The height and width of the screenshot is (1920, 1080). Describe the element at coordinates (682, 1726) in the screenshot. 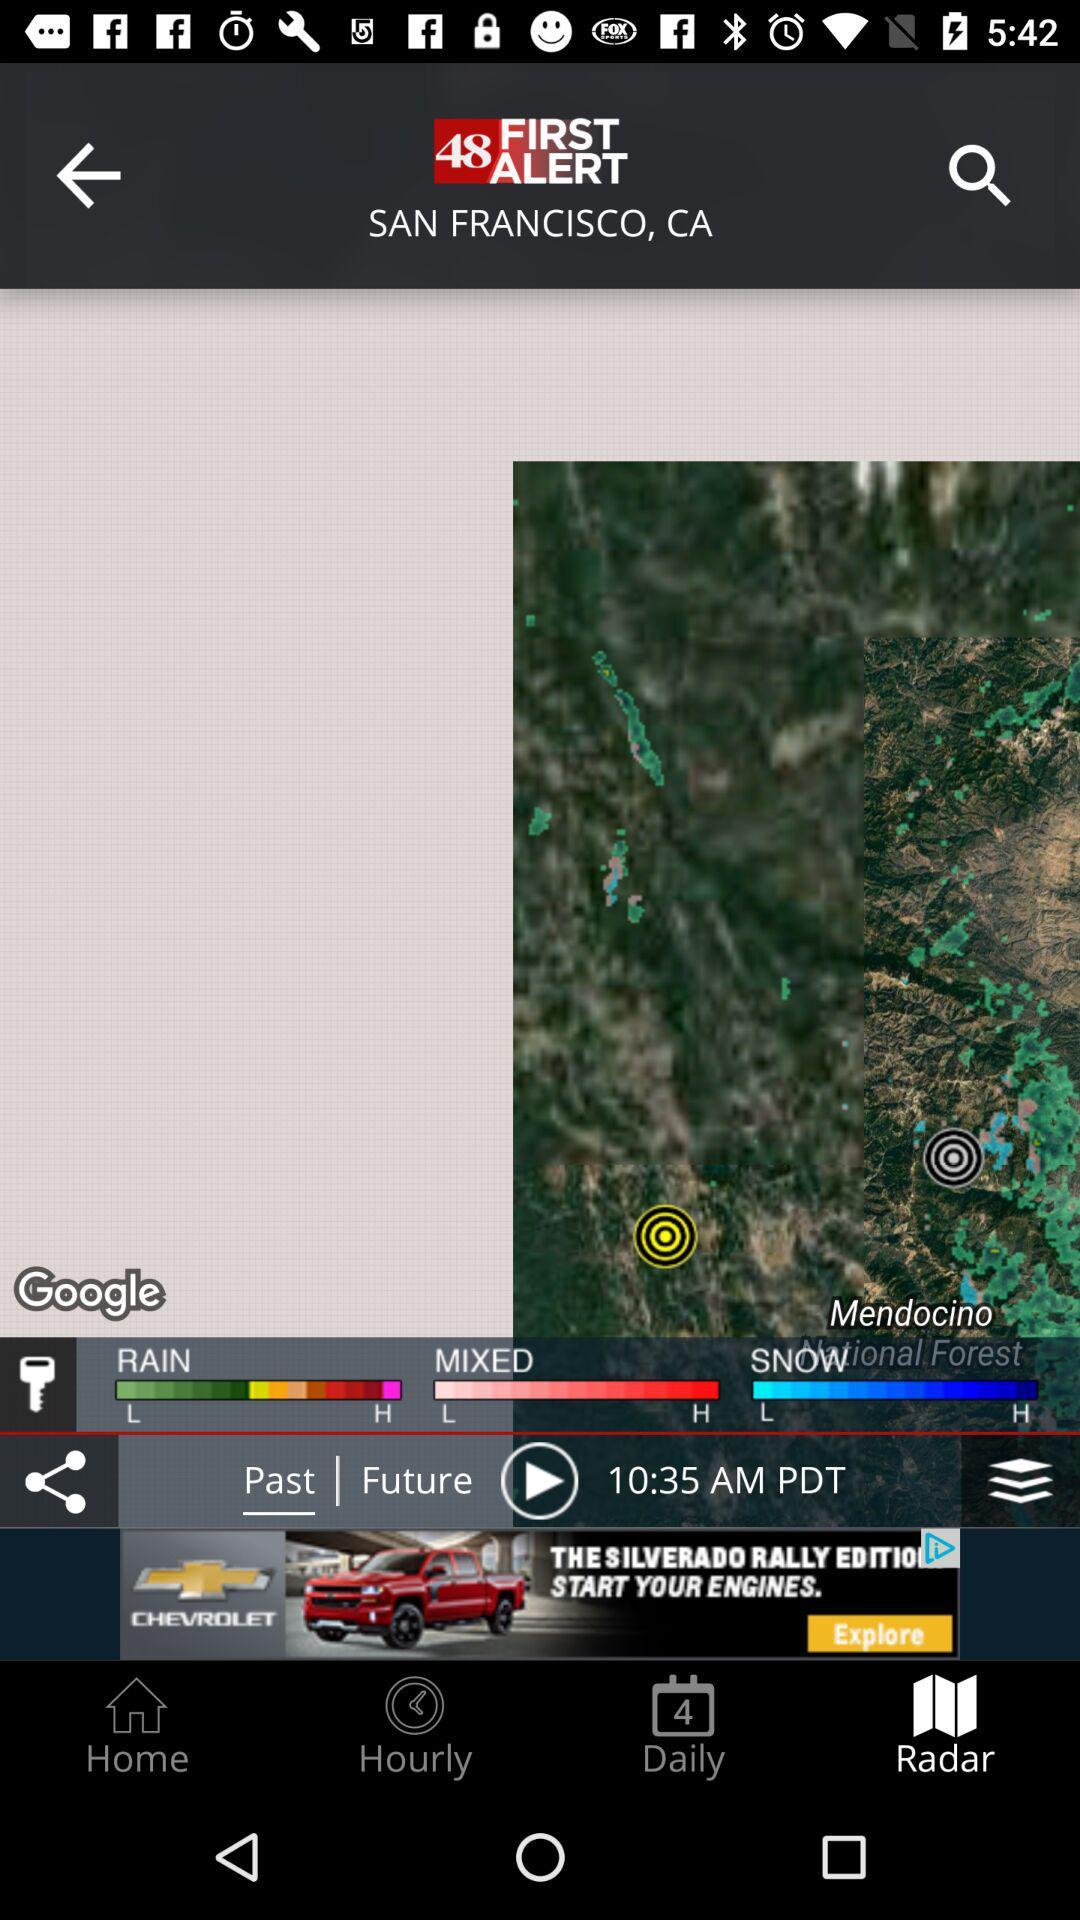

I see `the radio button next to the radar` at that location.